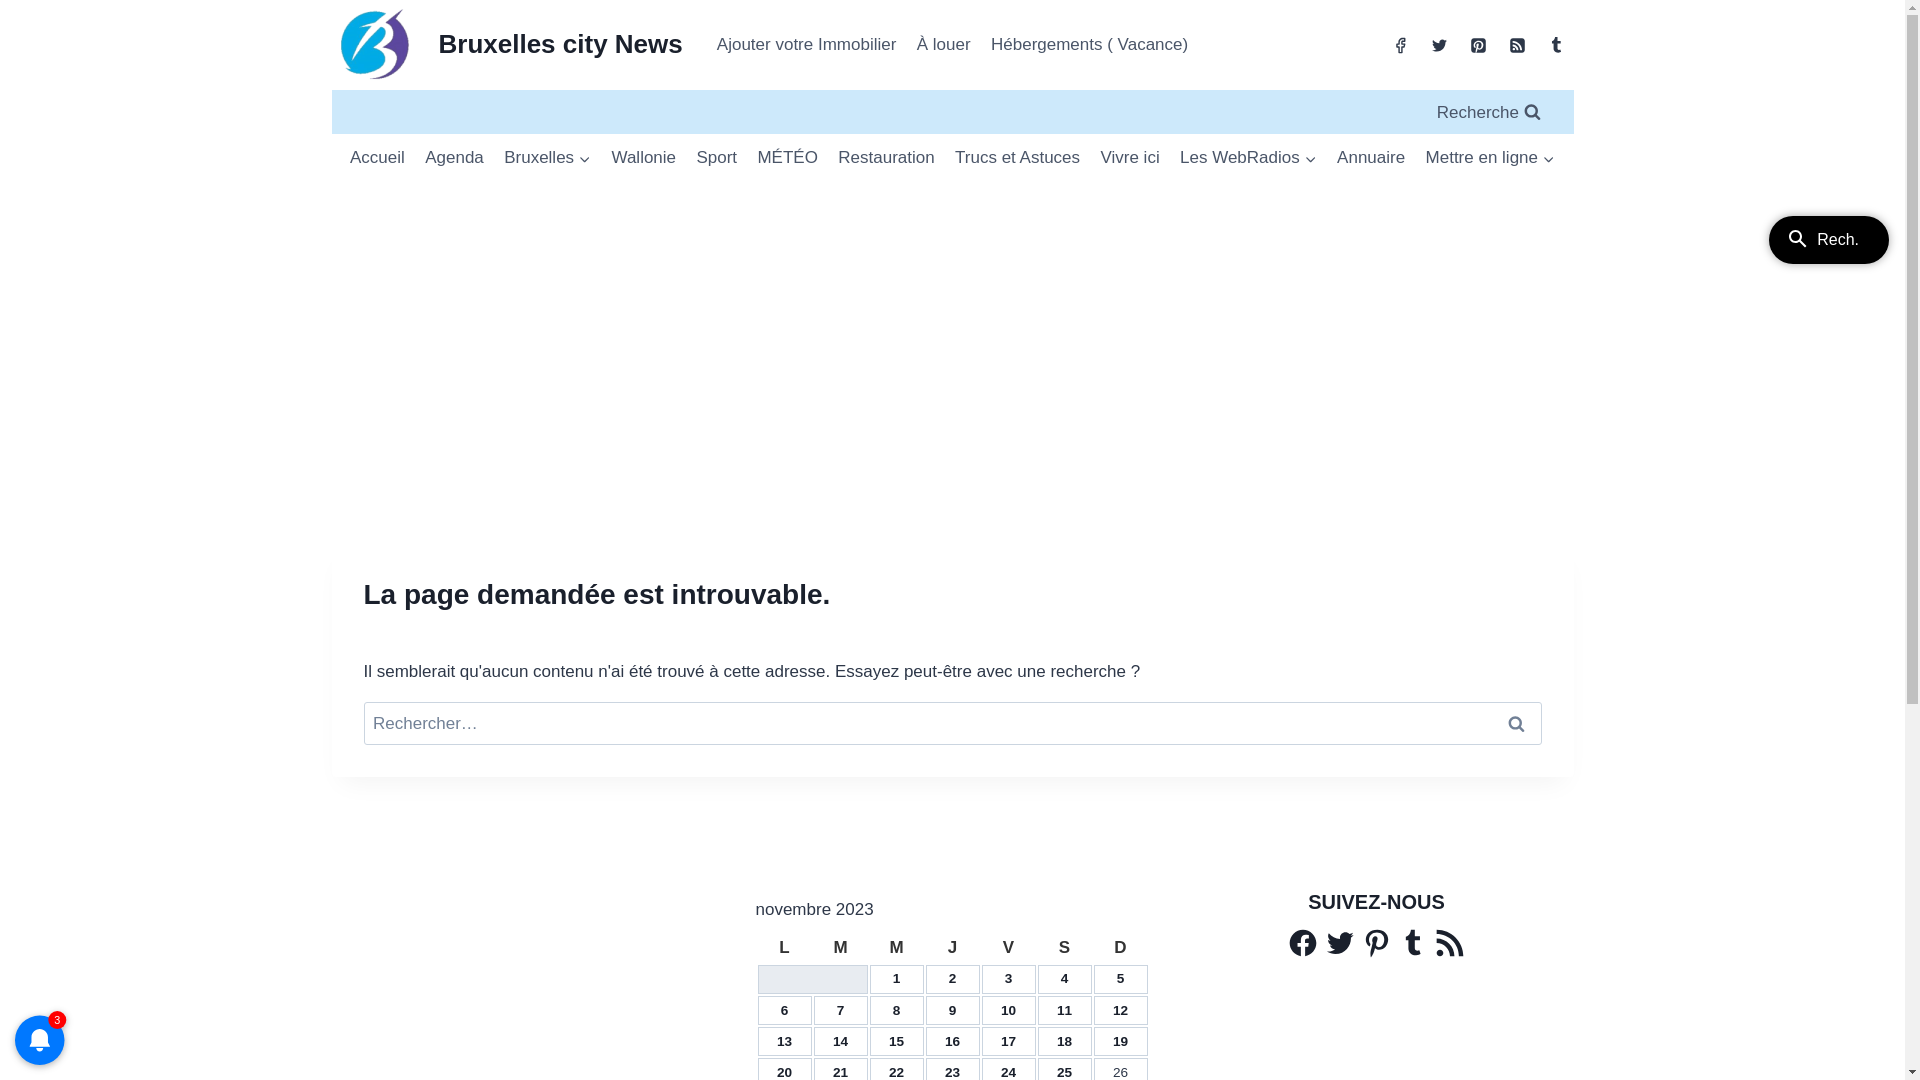 The height and width of the screenshot is (1080, 1920). Describe the element at coordinates (891, 1009) in the screenshot. I see `'8'` at that location.